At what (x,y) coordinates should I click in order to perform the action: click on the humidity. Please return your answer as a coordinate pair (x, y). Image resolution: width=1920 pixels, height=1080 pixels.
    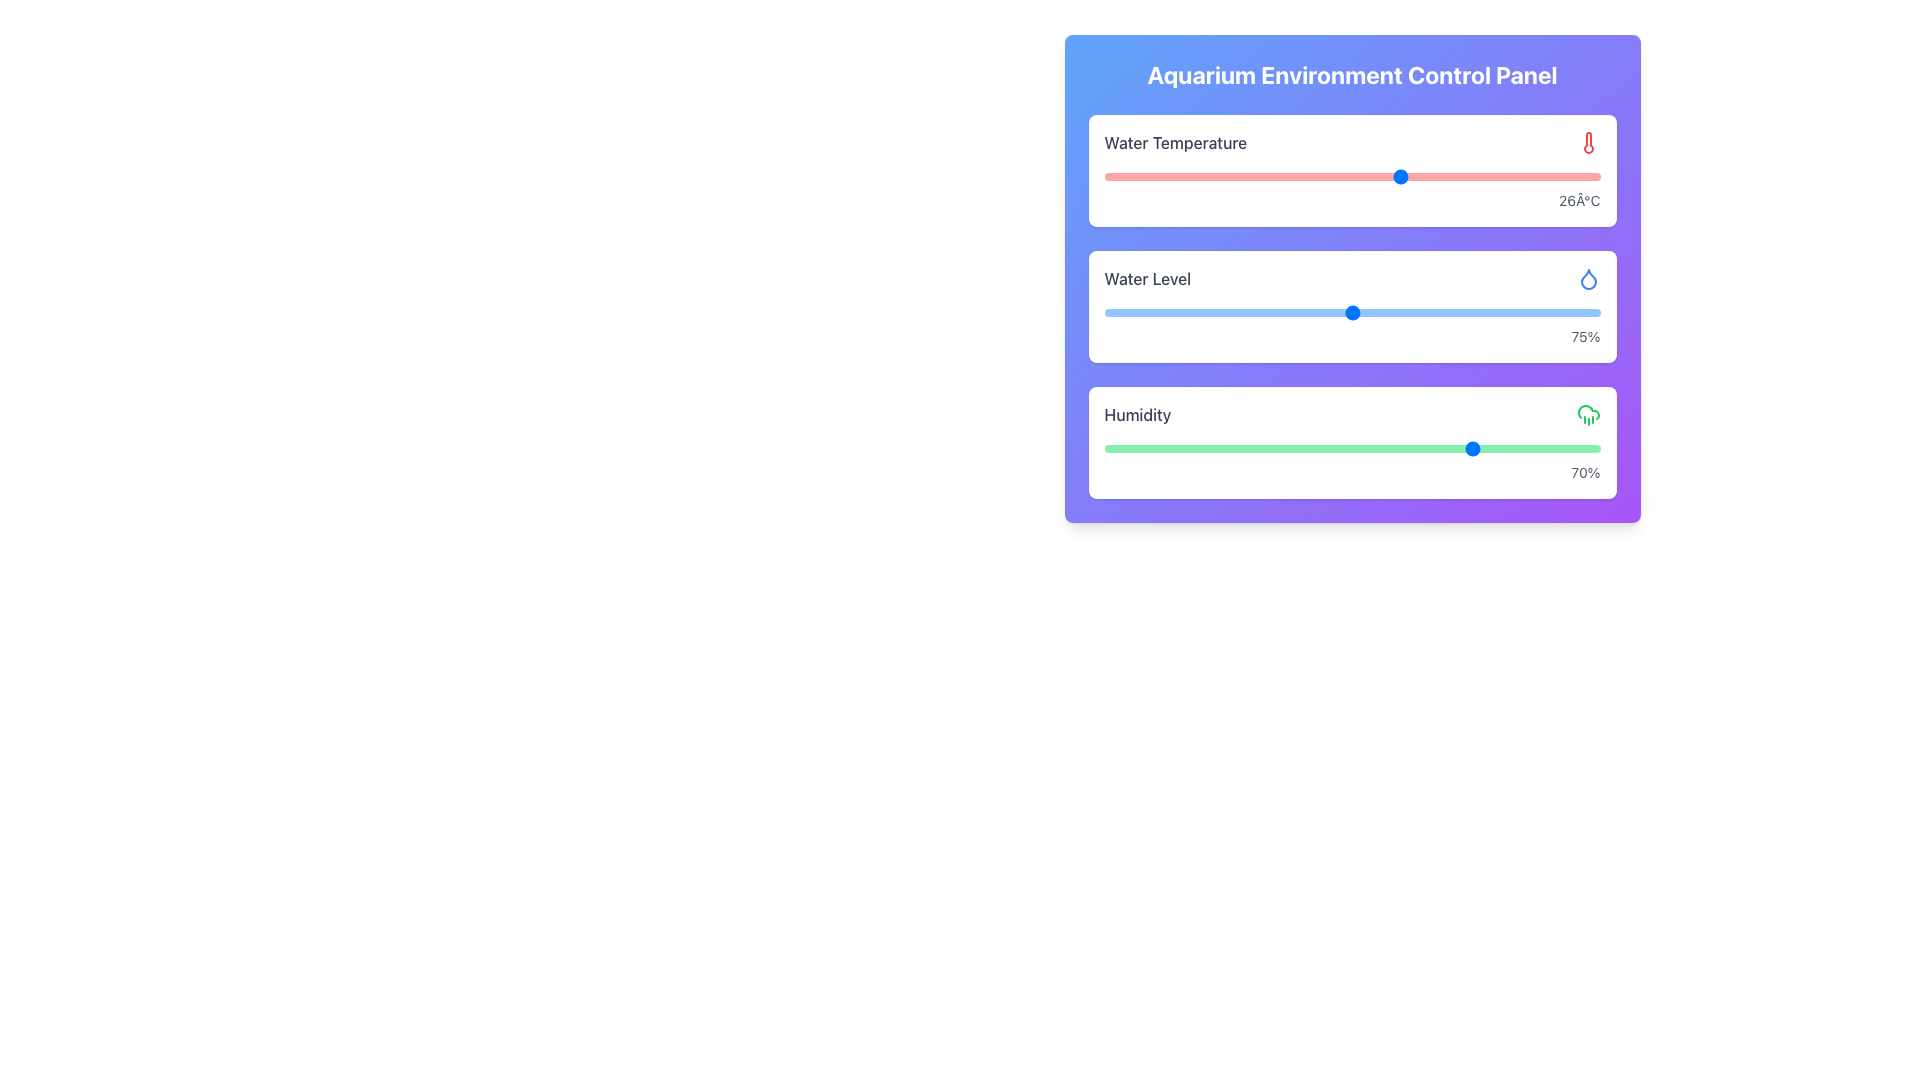
    Looking at the image, I should click on (1154, 447).